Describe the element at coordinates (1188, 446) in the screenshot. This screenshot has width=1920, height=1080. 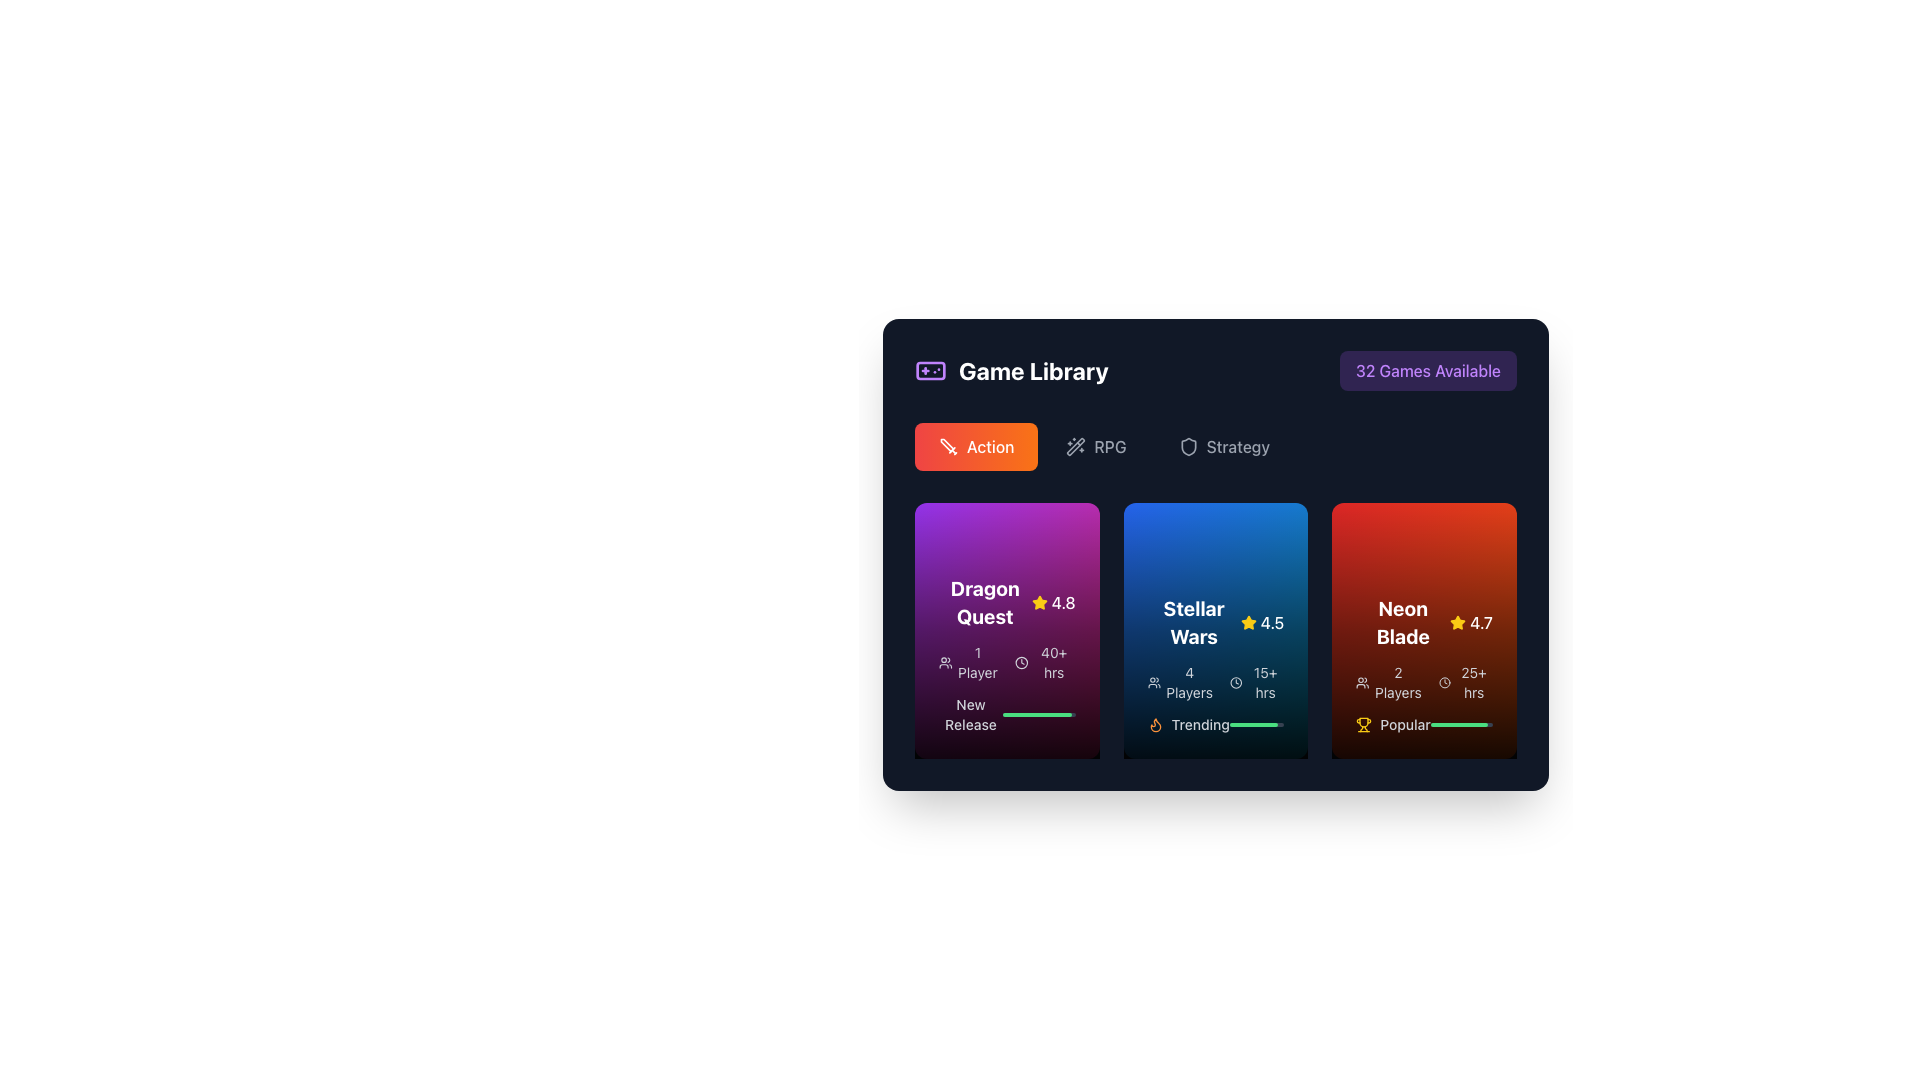
I see `the shield icon representing the 'Strategy' category located to the left of the text 'Strategy'` at that location.